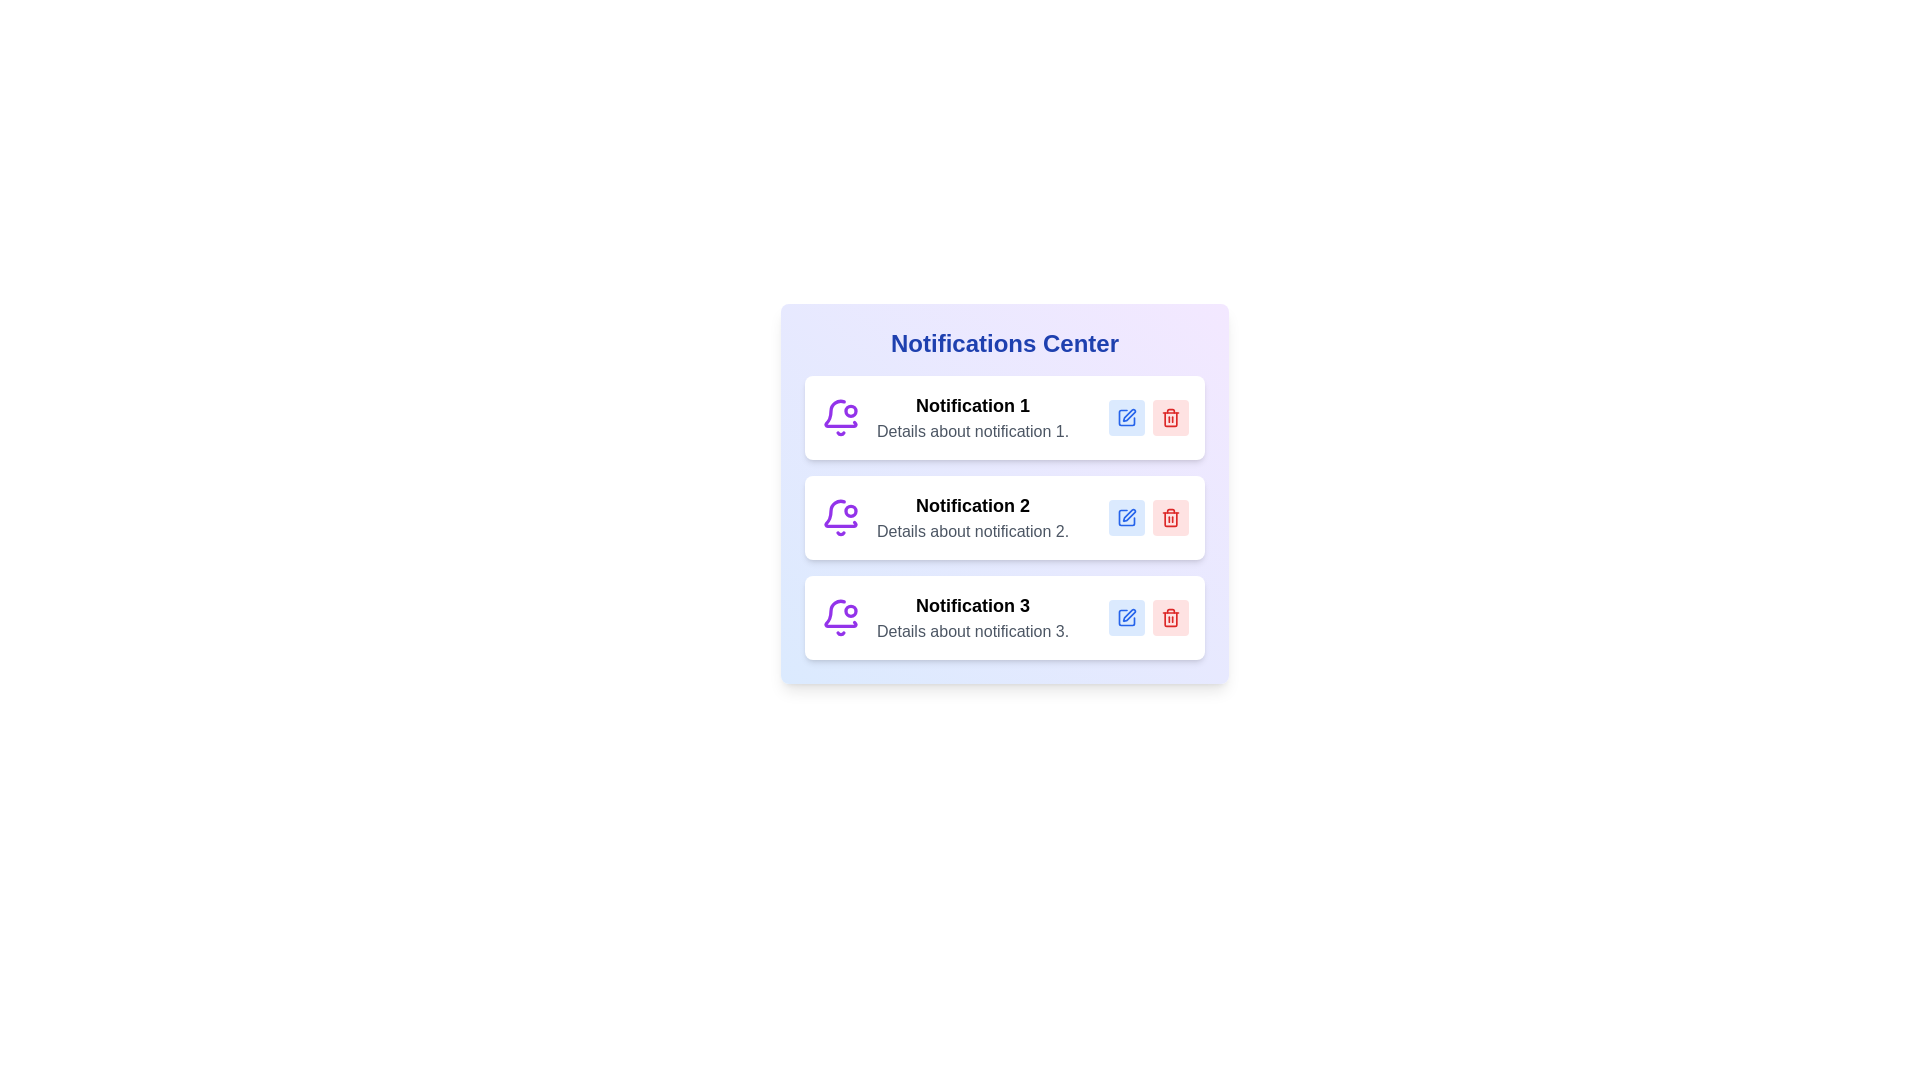  Describe the element at coordinates (1171, 616) in the screenshot. I see `the delete button in the last position of the button row on the third notification card` at that location.